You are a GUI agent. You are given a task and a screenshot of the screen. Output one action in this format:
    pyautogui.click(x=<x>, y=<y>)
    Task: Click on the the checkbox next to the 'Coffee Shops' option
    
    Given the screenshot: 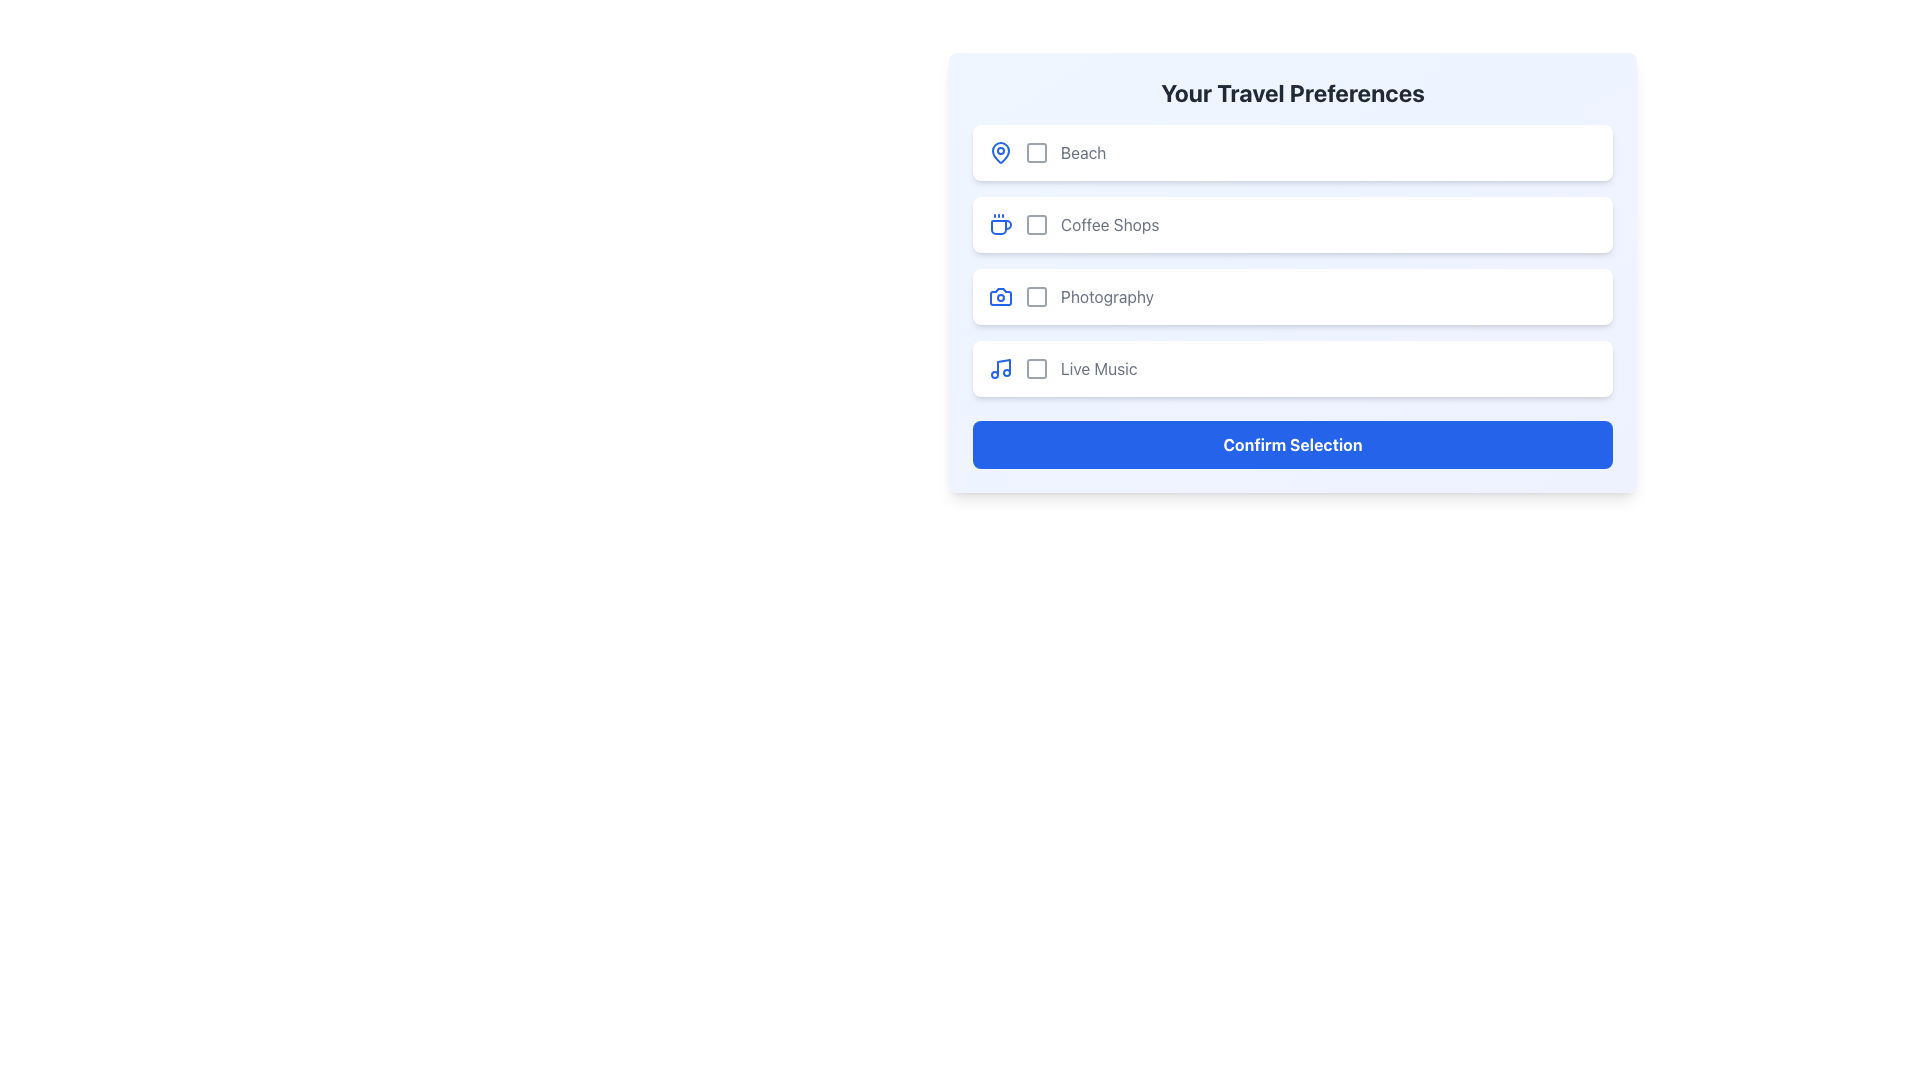 What is the action you would take?
    pyautogui.click(x=1292, y=224)
    